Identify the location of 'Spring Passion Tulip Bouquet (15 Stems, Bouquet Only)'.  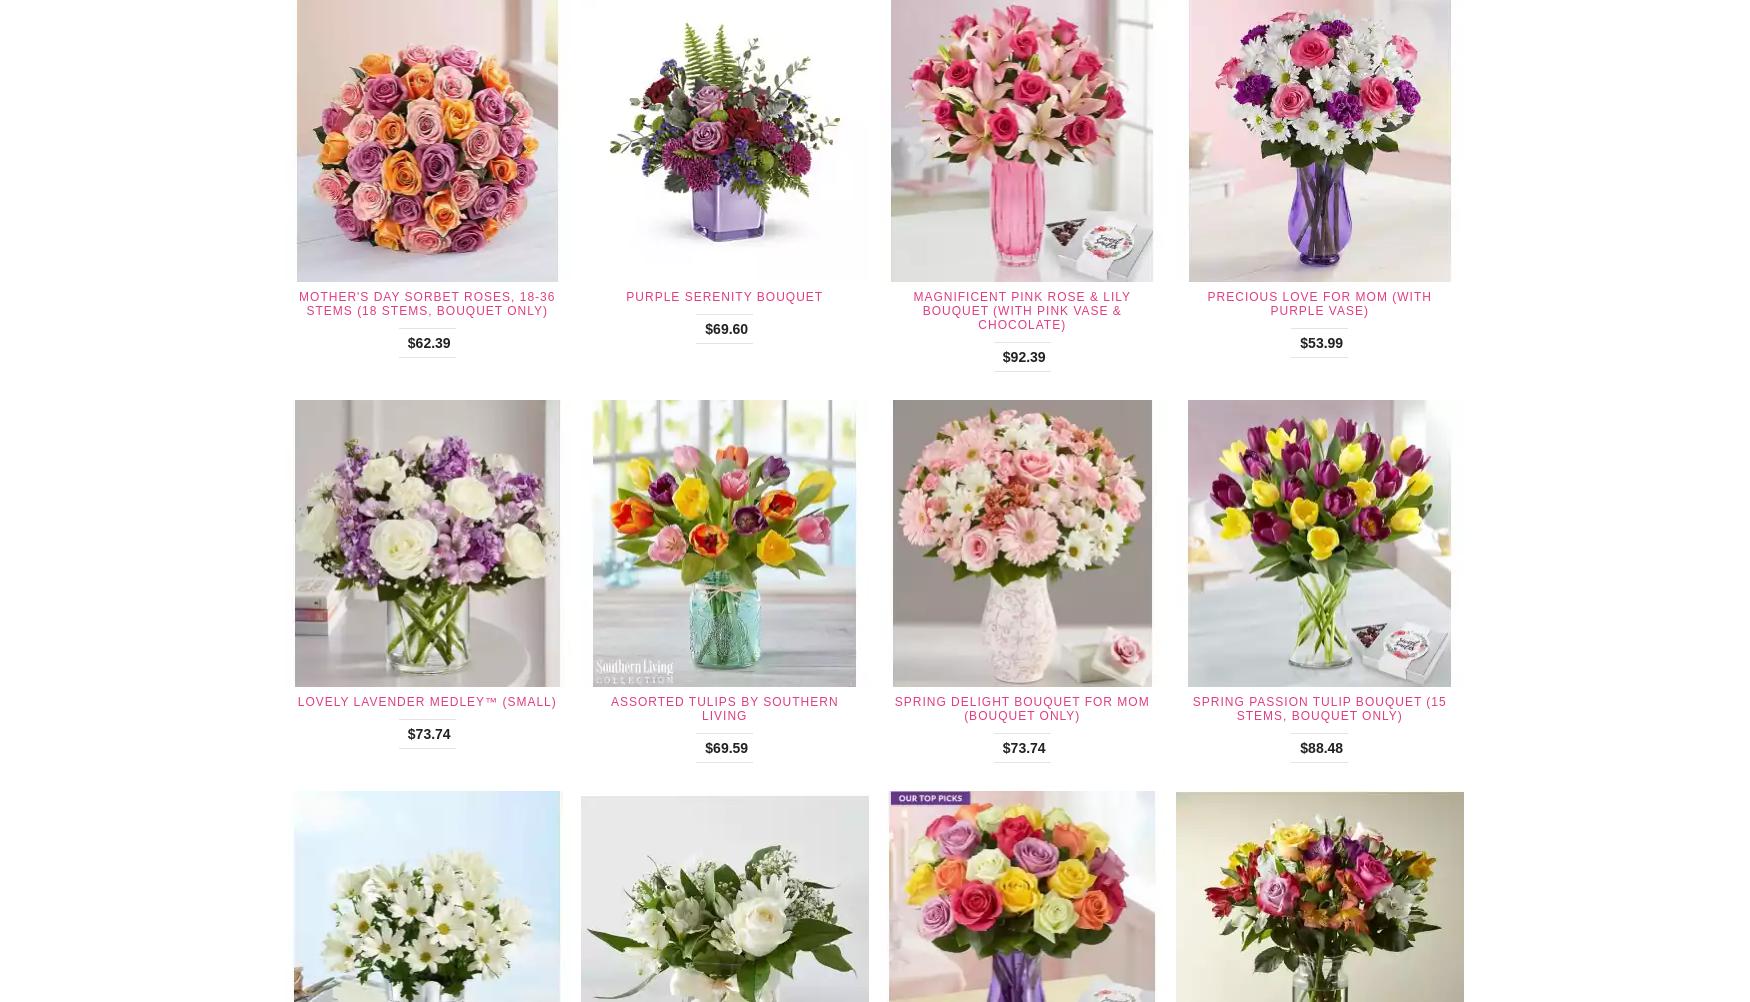
(1318, 709).